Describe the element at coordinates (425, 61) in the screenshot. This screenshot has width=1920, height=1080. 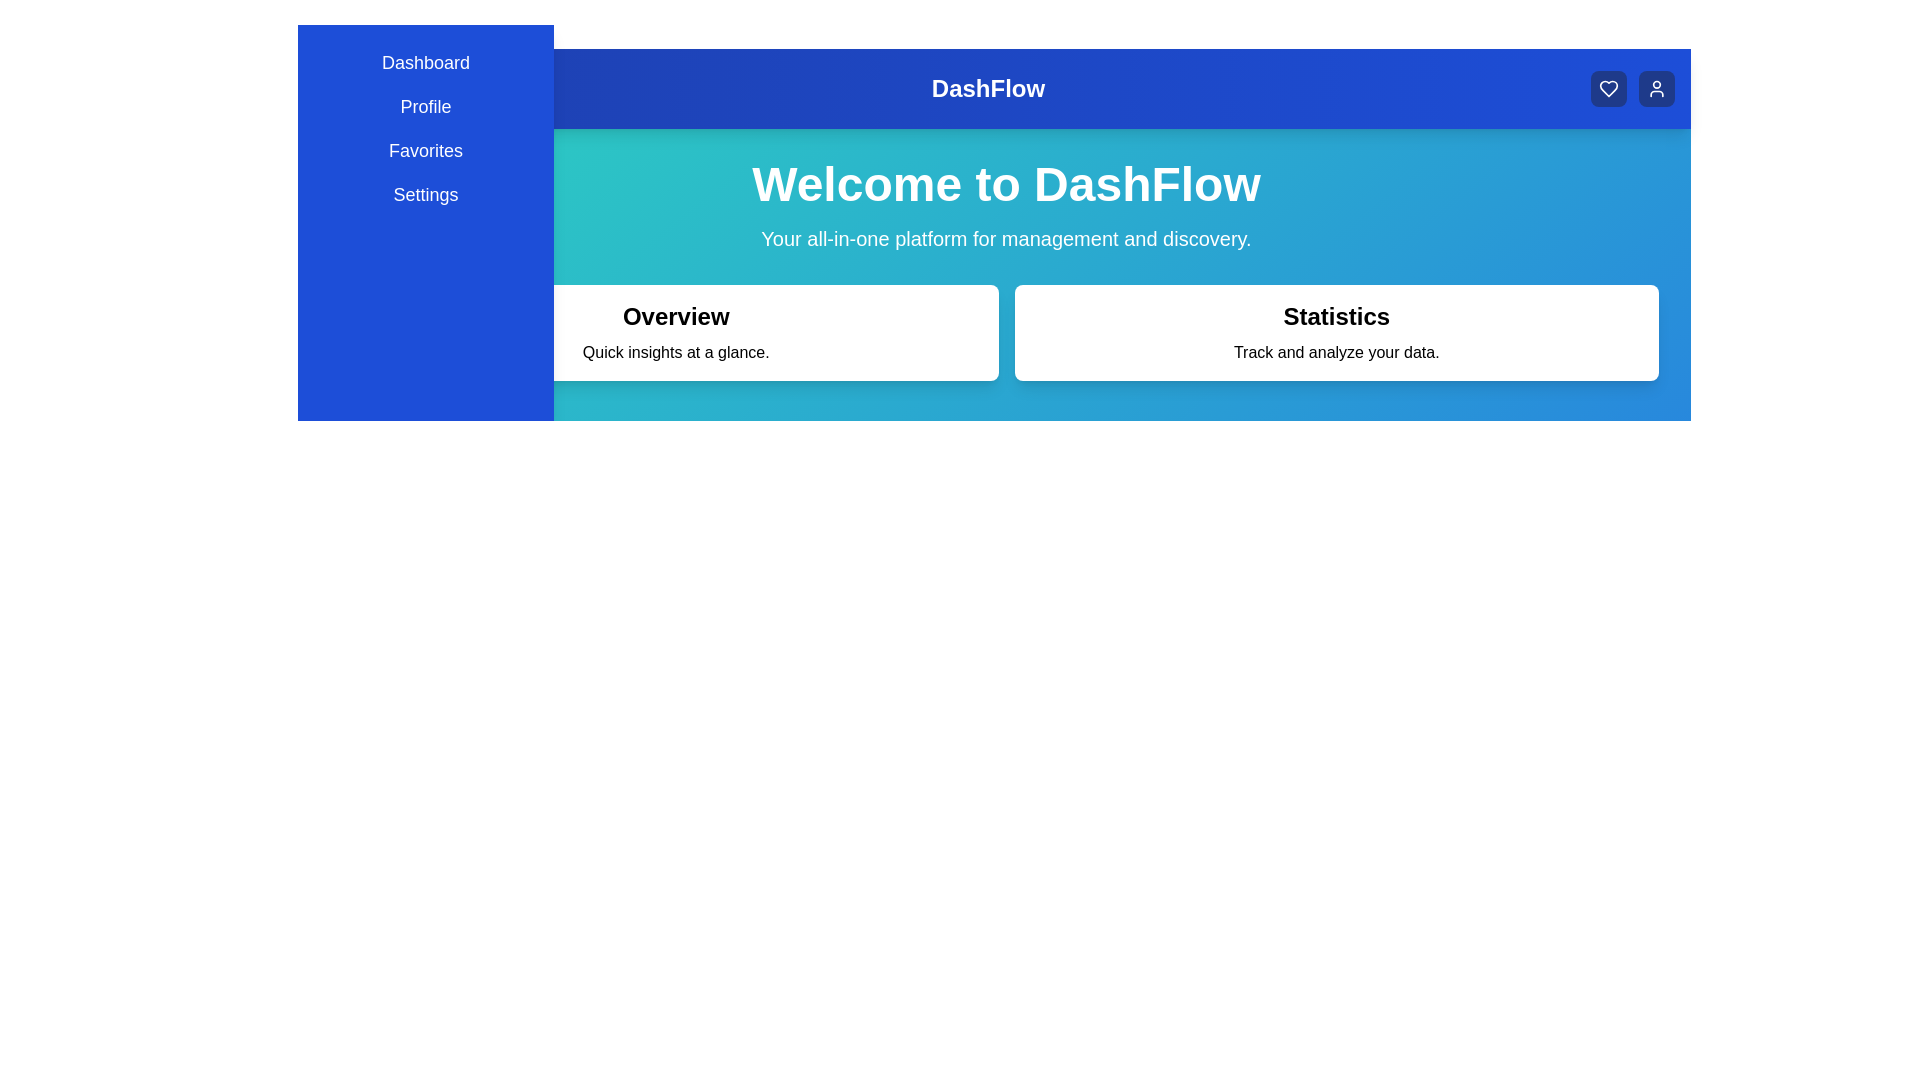
I see `the menu item Dashboard to navigate to its respective section` at that location.